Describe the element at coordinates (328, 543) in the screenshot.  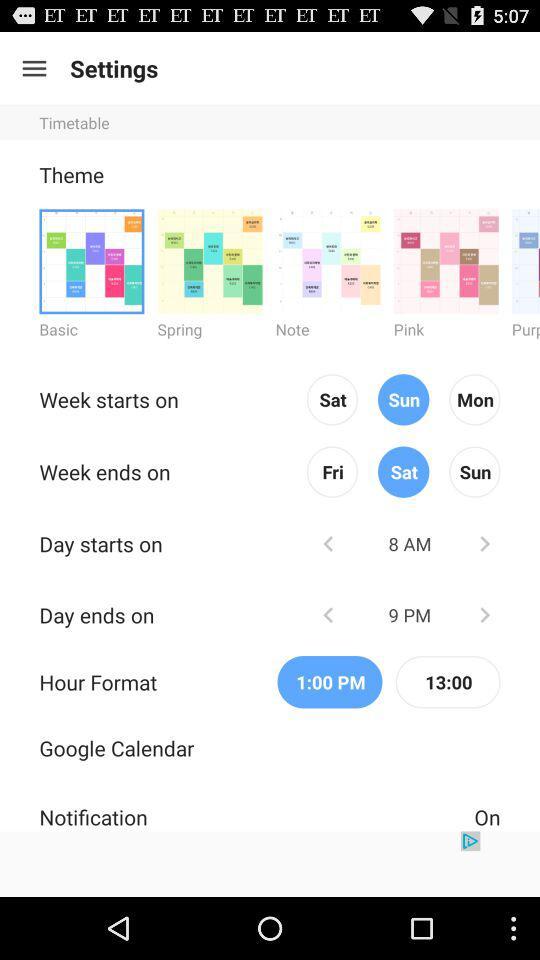
I see `previous` at that location.